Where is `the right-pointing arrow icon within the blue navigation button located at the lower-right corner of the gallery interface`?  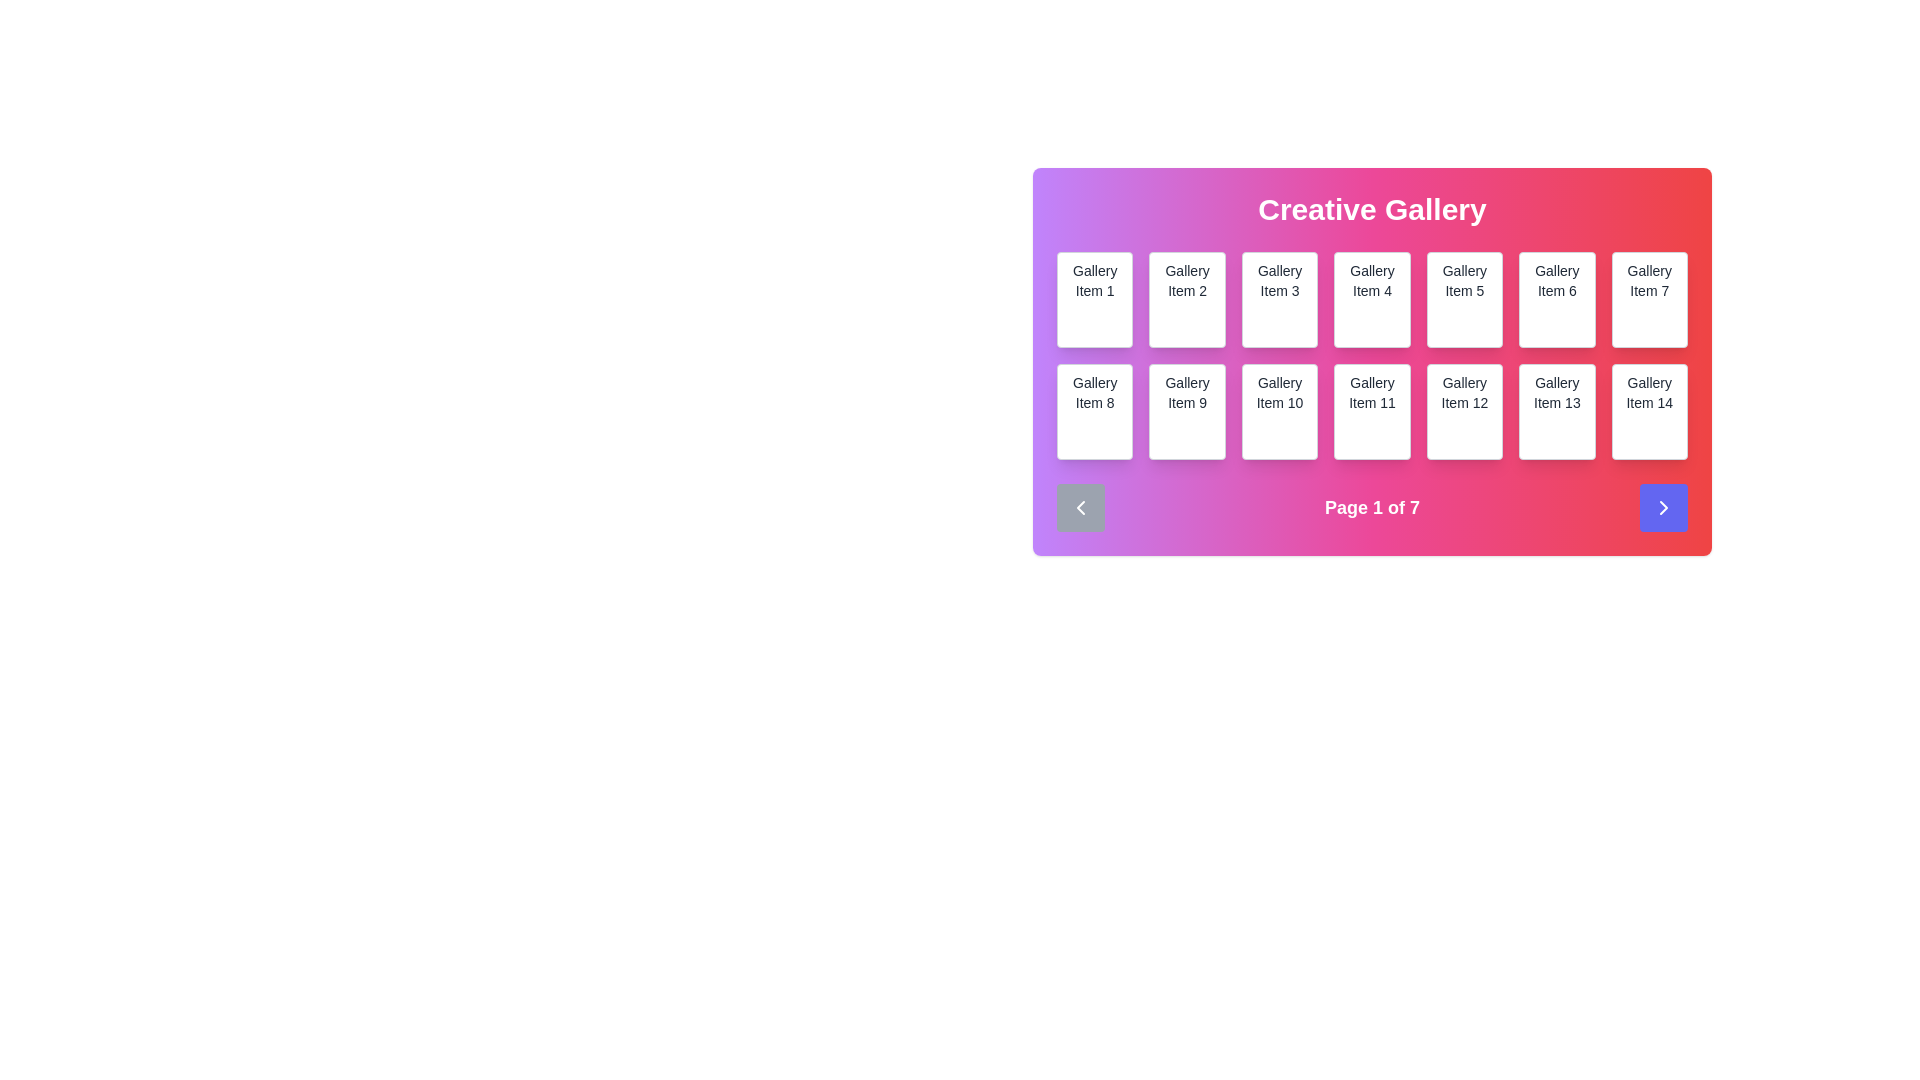
the right-pointing arrow icon within the blue navigation button located at the lower-right corner of the gallery interface is located at coordinates (1664, 507).